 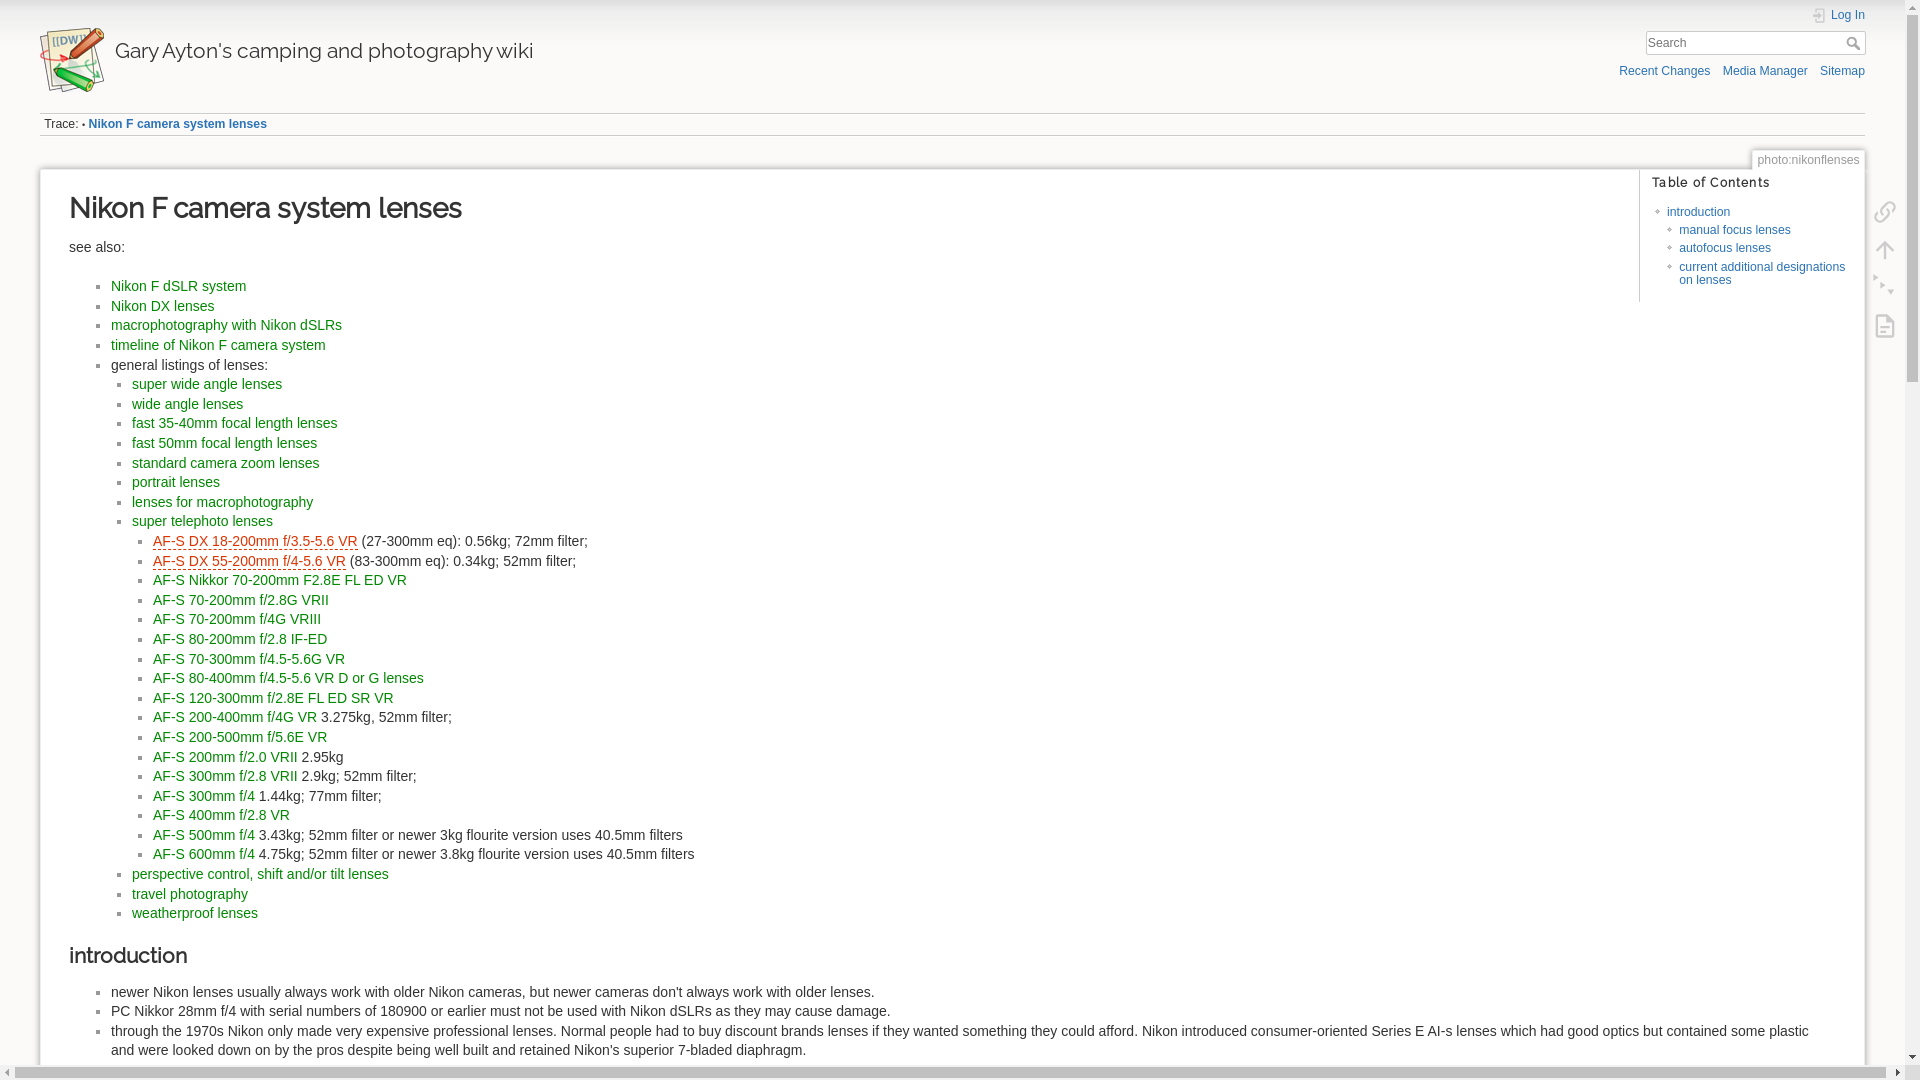 What do you see at coordinates (131, 384) in the screenshot?
I see `'super wide angle lenses'` at bounding box center [131, 384].